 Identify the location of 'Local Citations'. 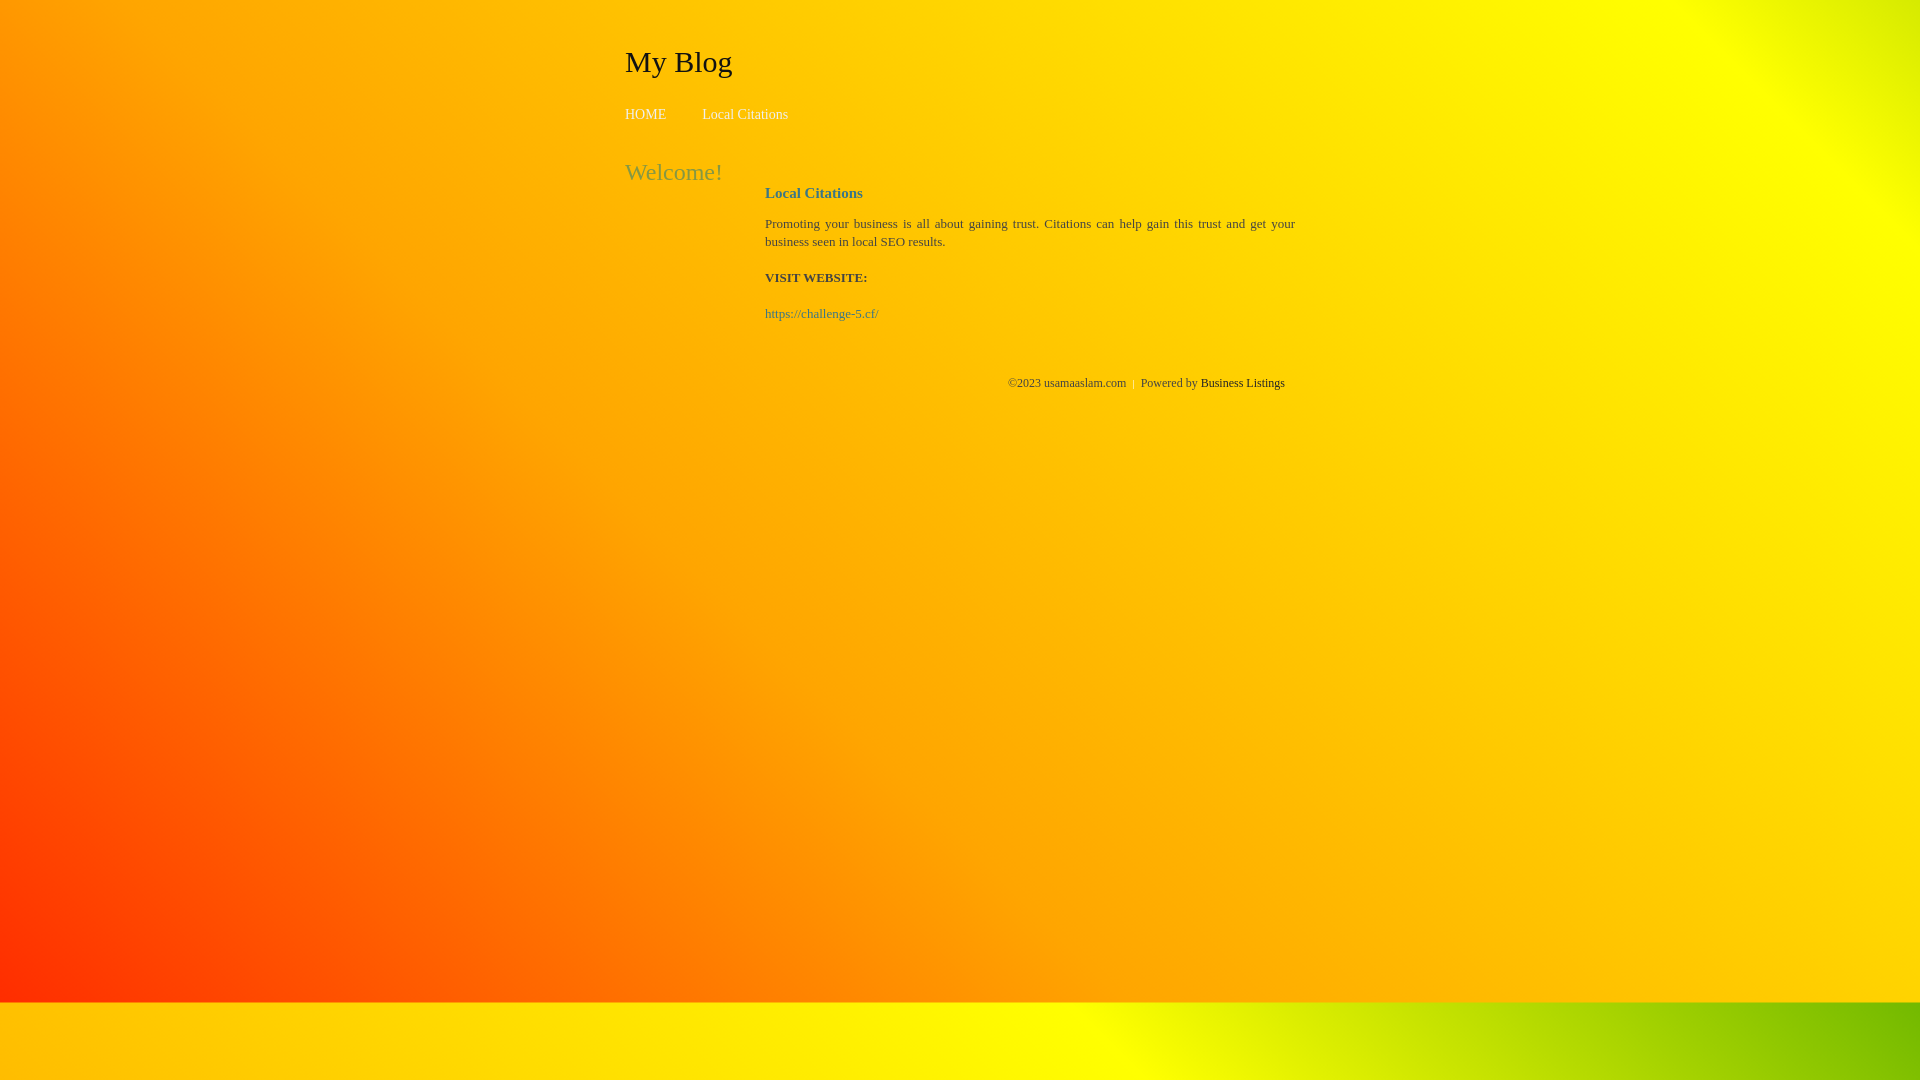
(701, 114).